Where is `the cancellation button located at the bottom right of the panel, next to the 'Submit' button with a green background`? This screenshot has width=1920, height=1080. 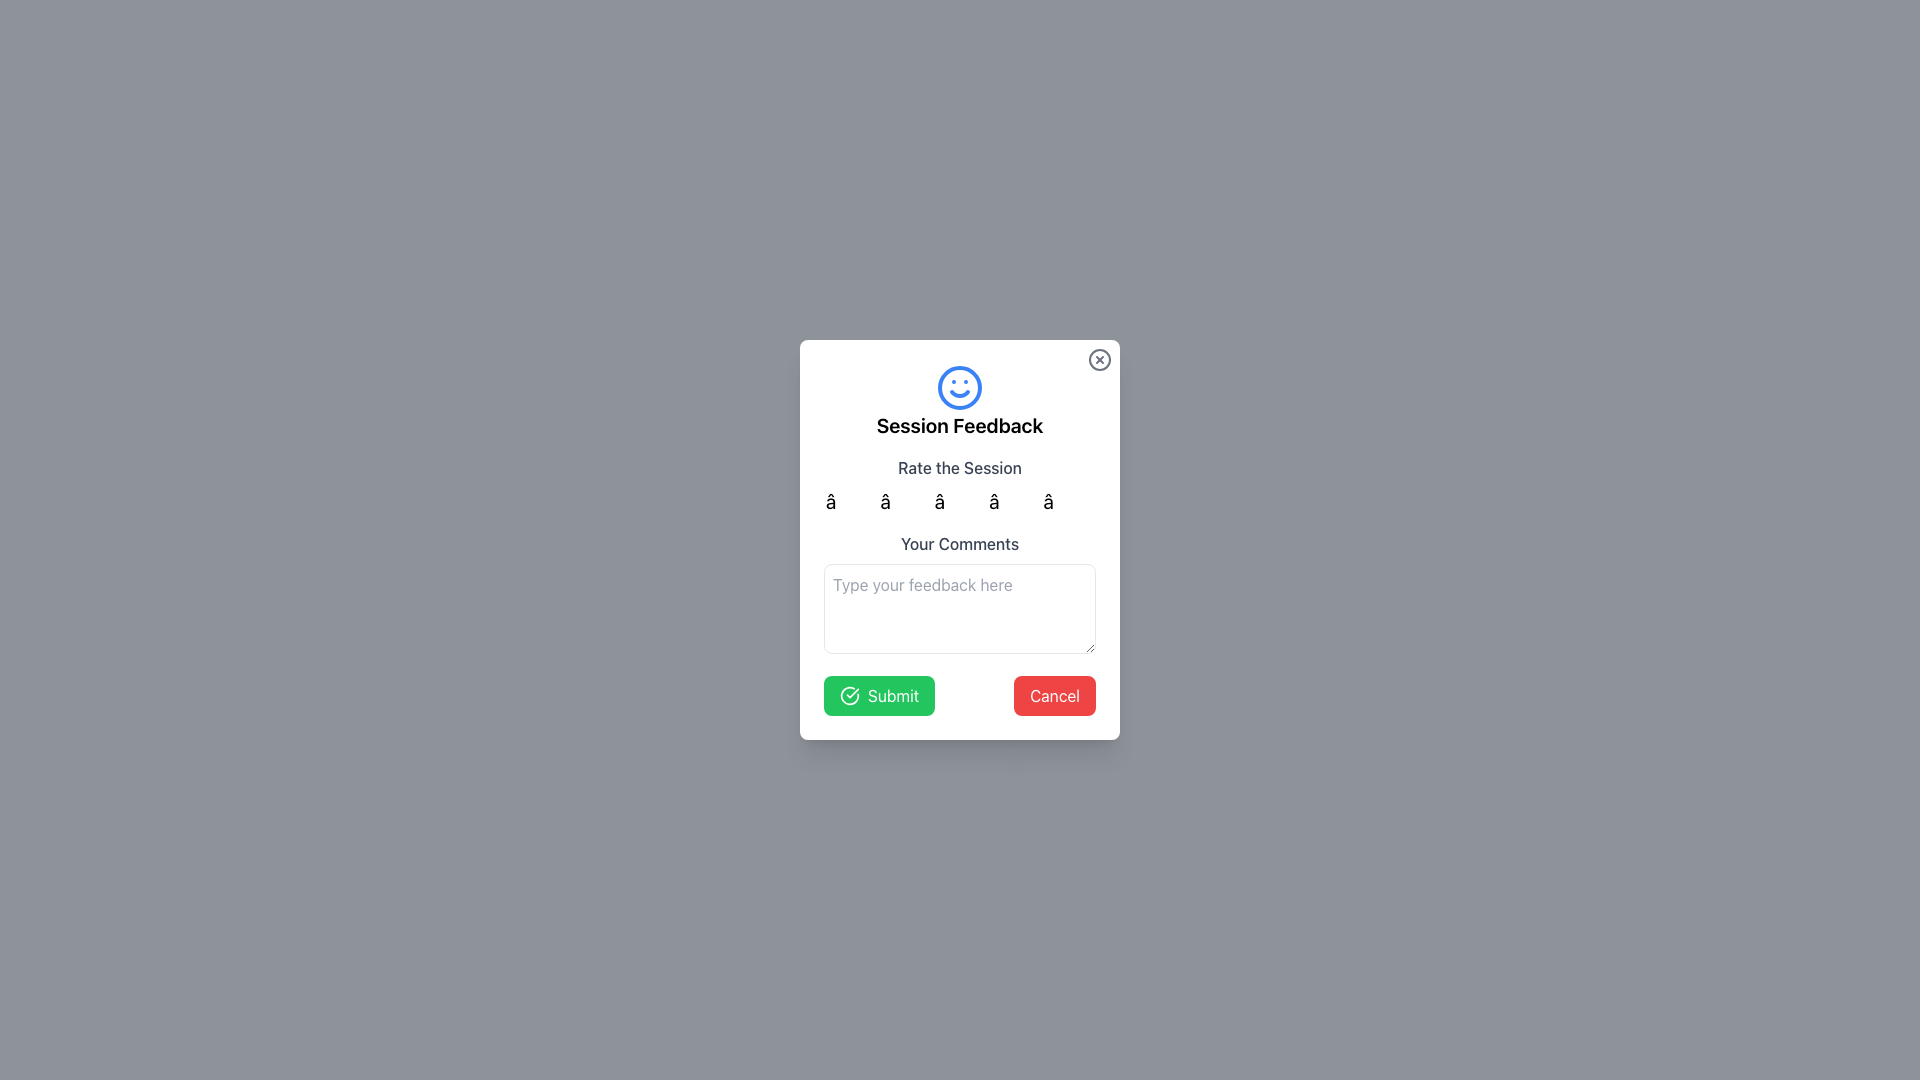
the cancellation button located at the bottom right of the panel, next to the 'Submit' button with a green background is located at coordinates (1054, 694).